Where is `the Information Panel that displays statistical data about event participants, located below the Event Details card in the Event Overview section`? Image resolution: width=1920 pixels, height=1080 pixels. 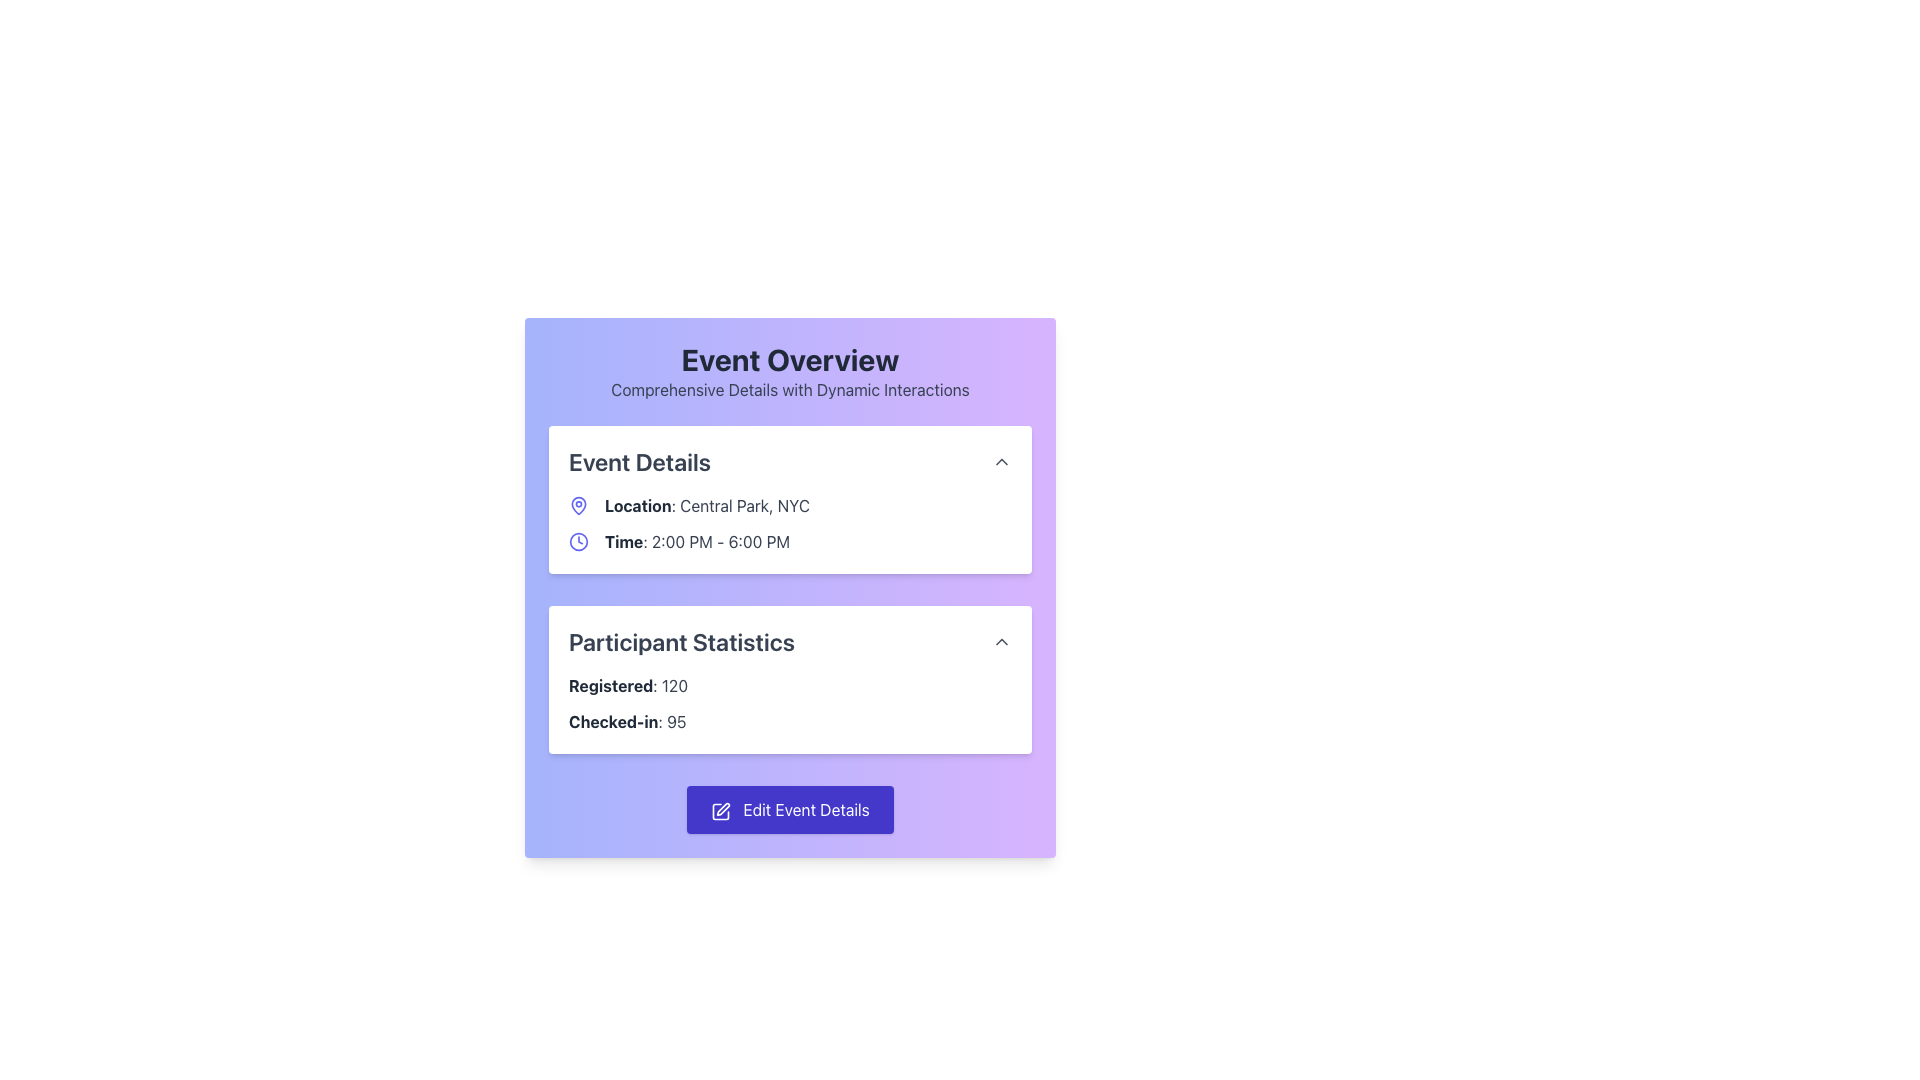
the Information Panel that displays statistical data about event participants, located below the Event Details card in the Event Overview section is located at coordinates (789, 678).